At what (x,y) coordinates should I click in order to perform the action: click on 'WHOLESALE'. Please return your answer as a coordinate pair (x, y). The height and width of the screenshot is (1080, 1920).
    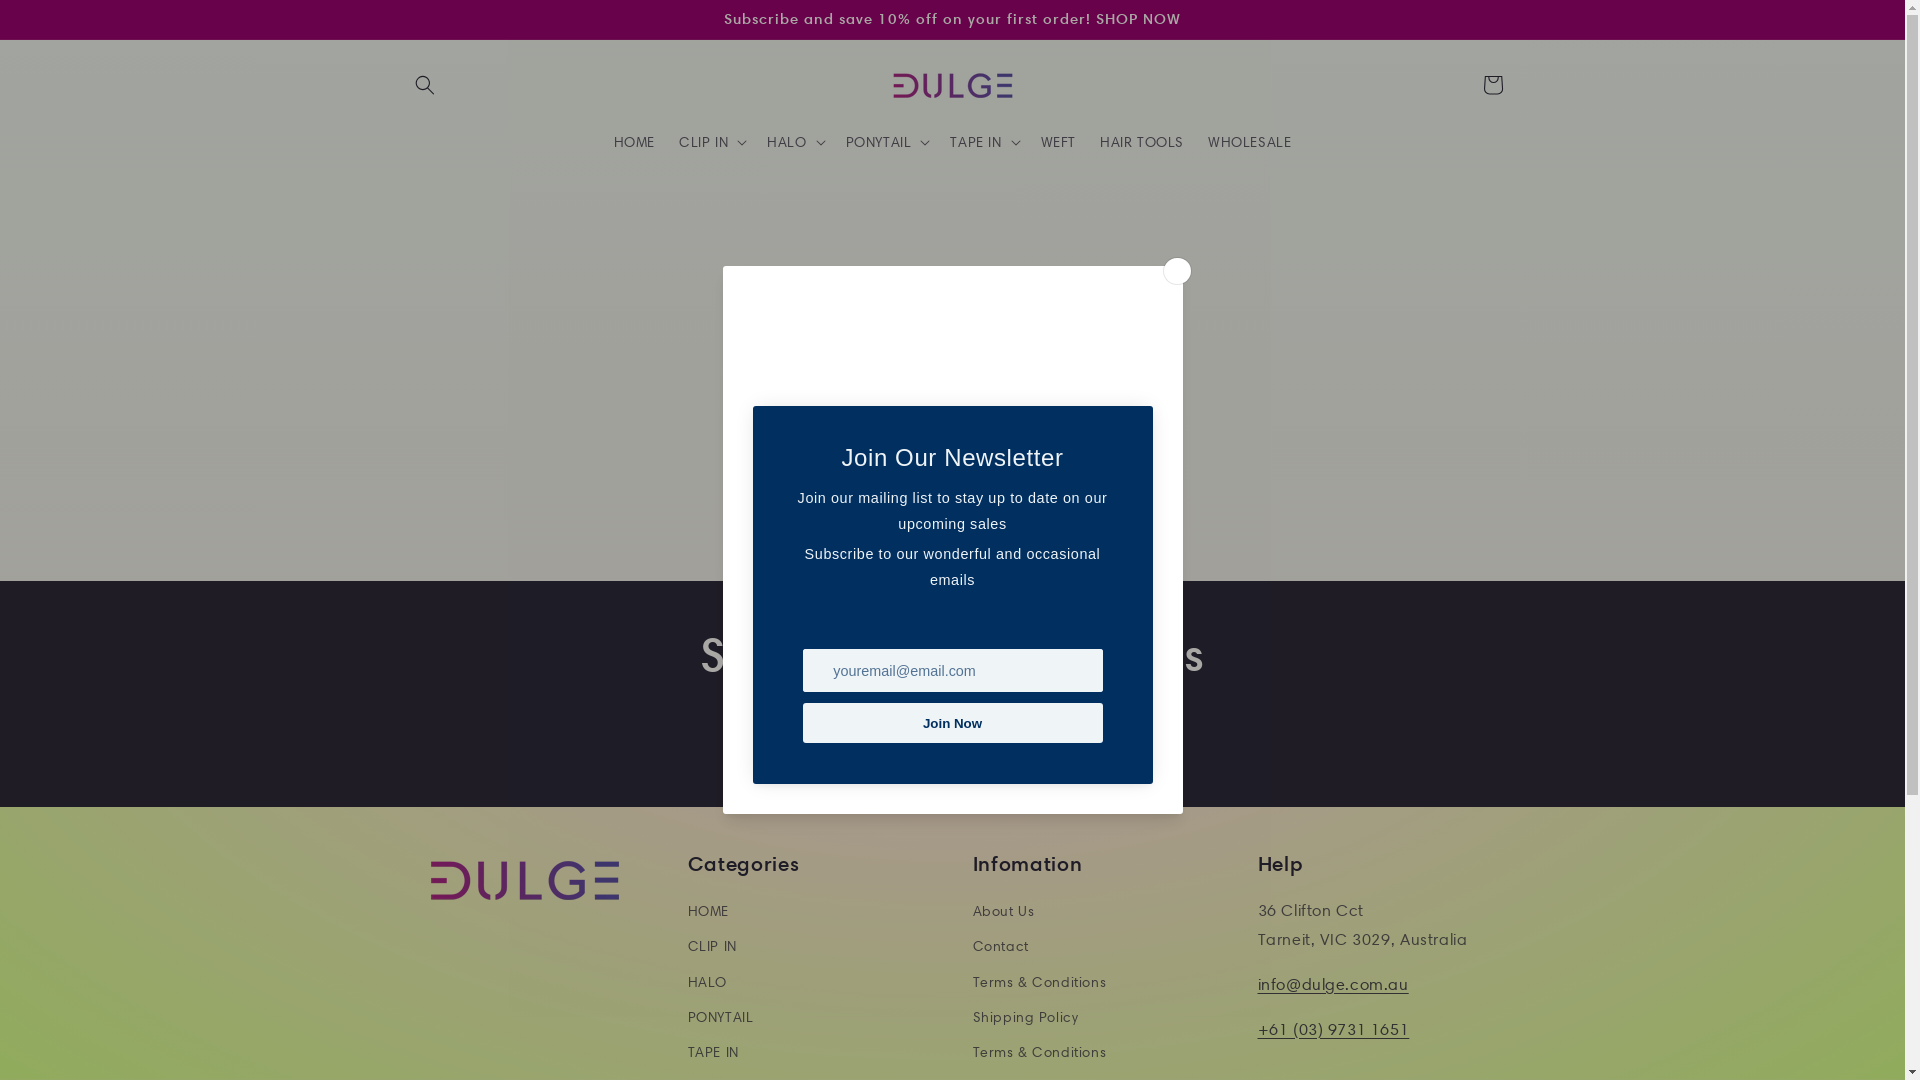
    Looking at the image, I should click on (1248, 141).